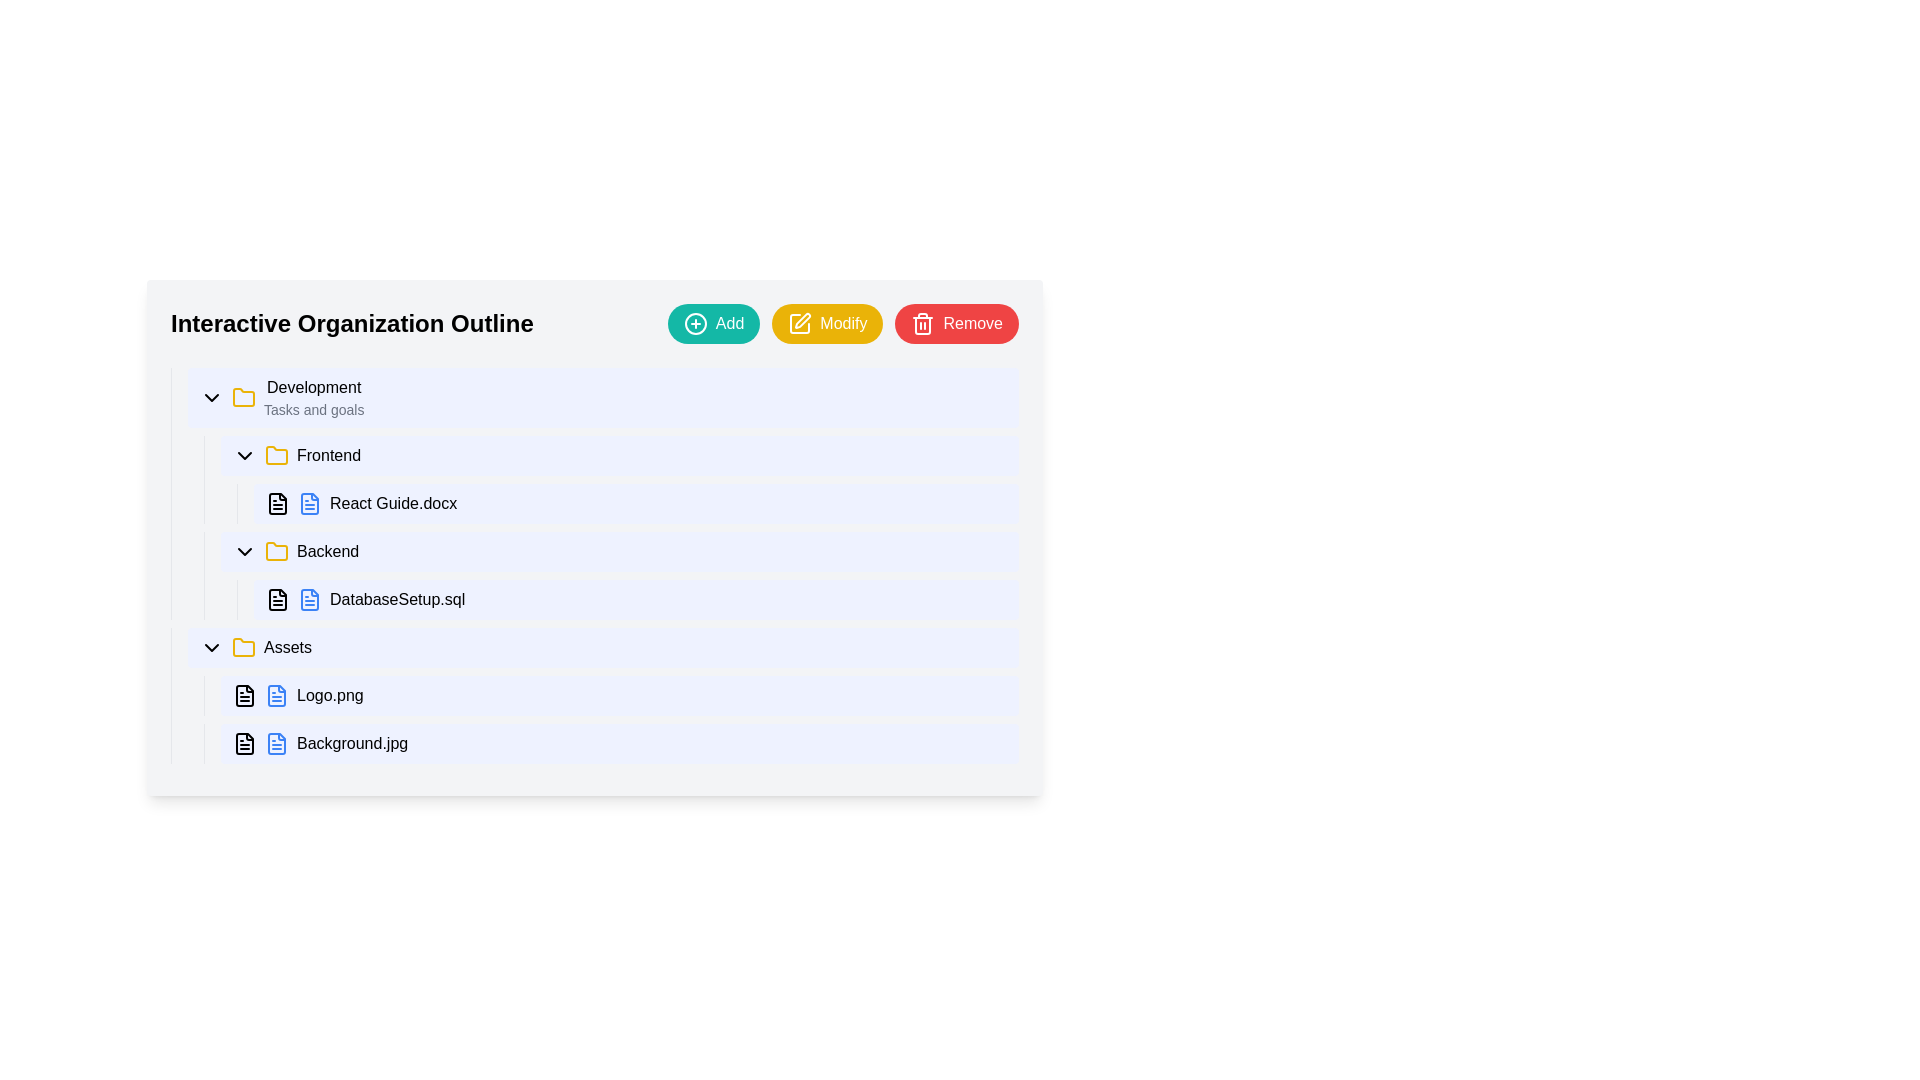 The image size is (1920, 1080). What do you see at coordinates (329, 455) in the screenshot?
I see `to select the 'Frontend' folder label located under the 'Development' section, to the right of the yellow folder icon and above the 'React Guide.docx' file` at bounding box center [329, 455].